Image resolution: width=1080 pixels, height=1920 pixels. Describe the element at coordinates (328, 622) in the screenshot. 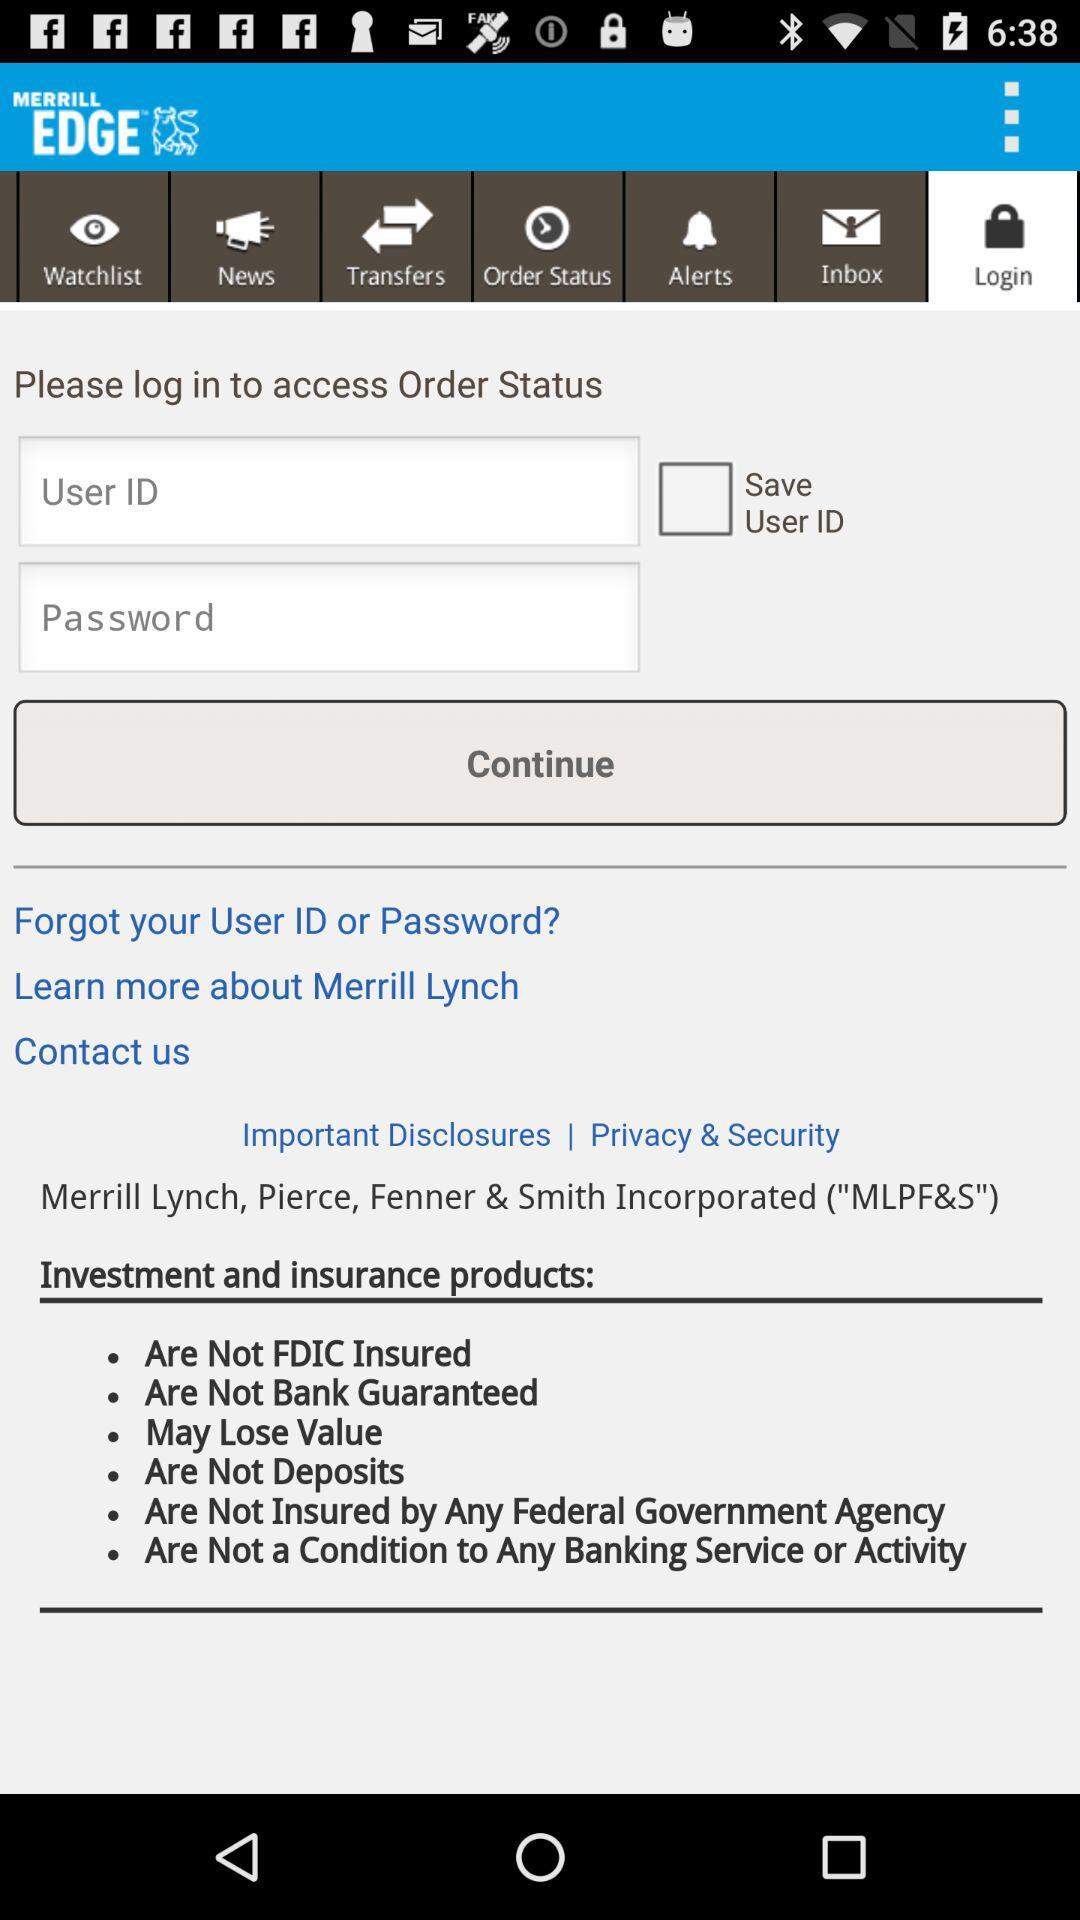

I see `password input` at that location.